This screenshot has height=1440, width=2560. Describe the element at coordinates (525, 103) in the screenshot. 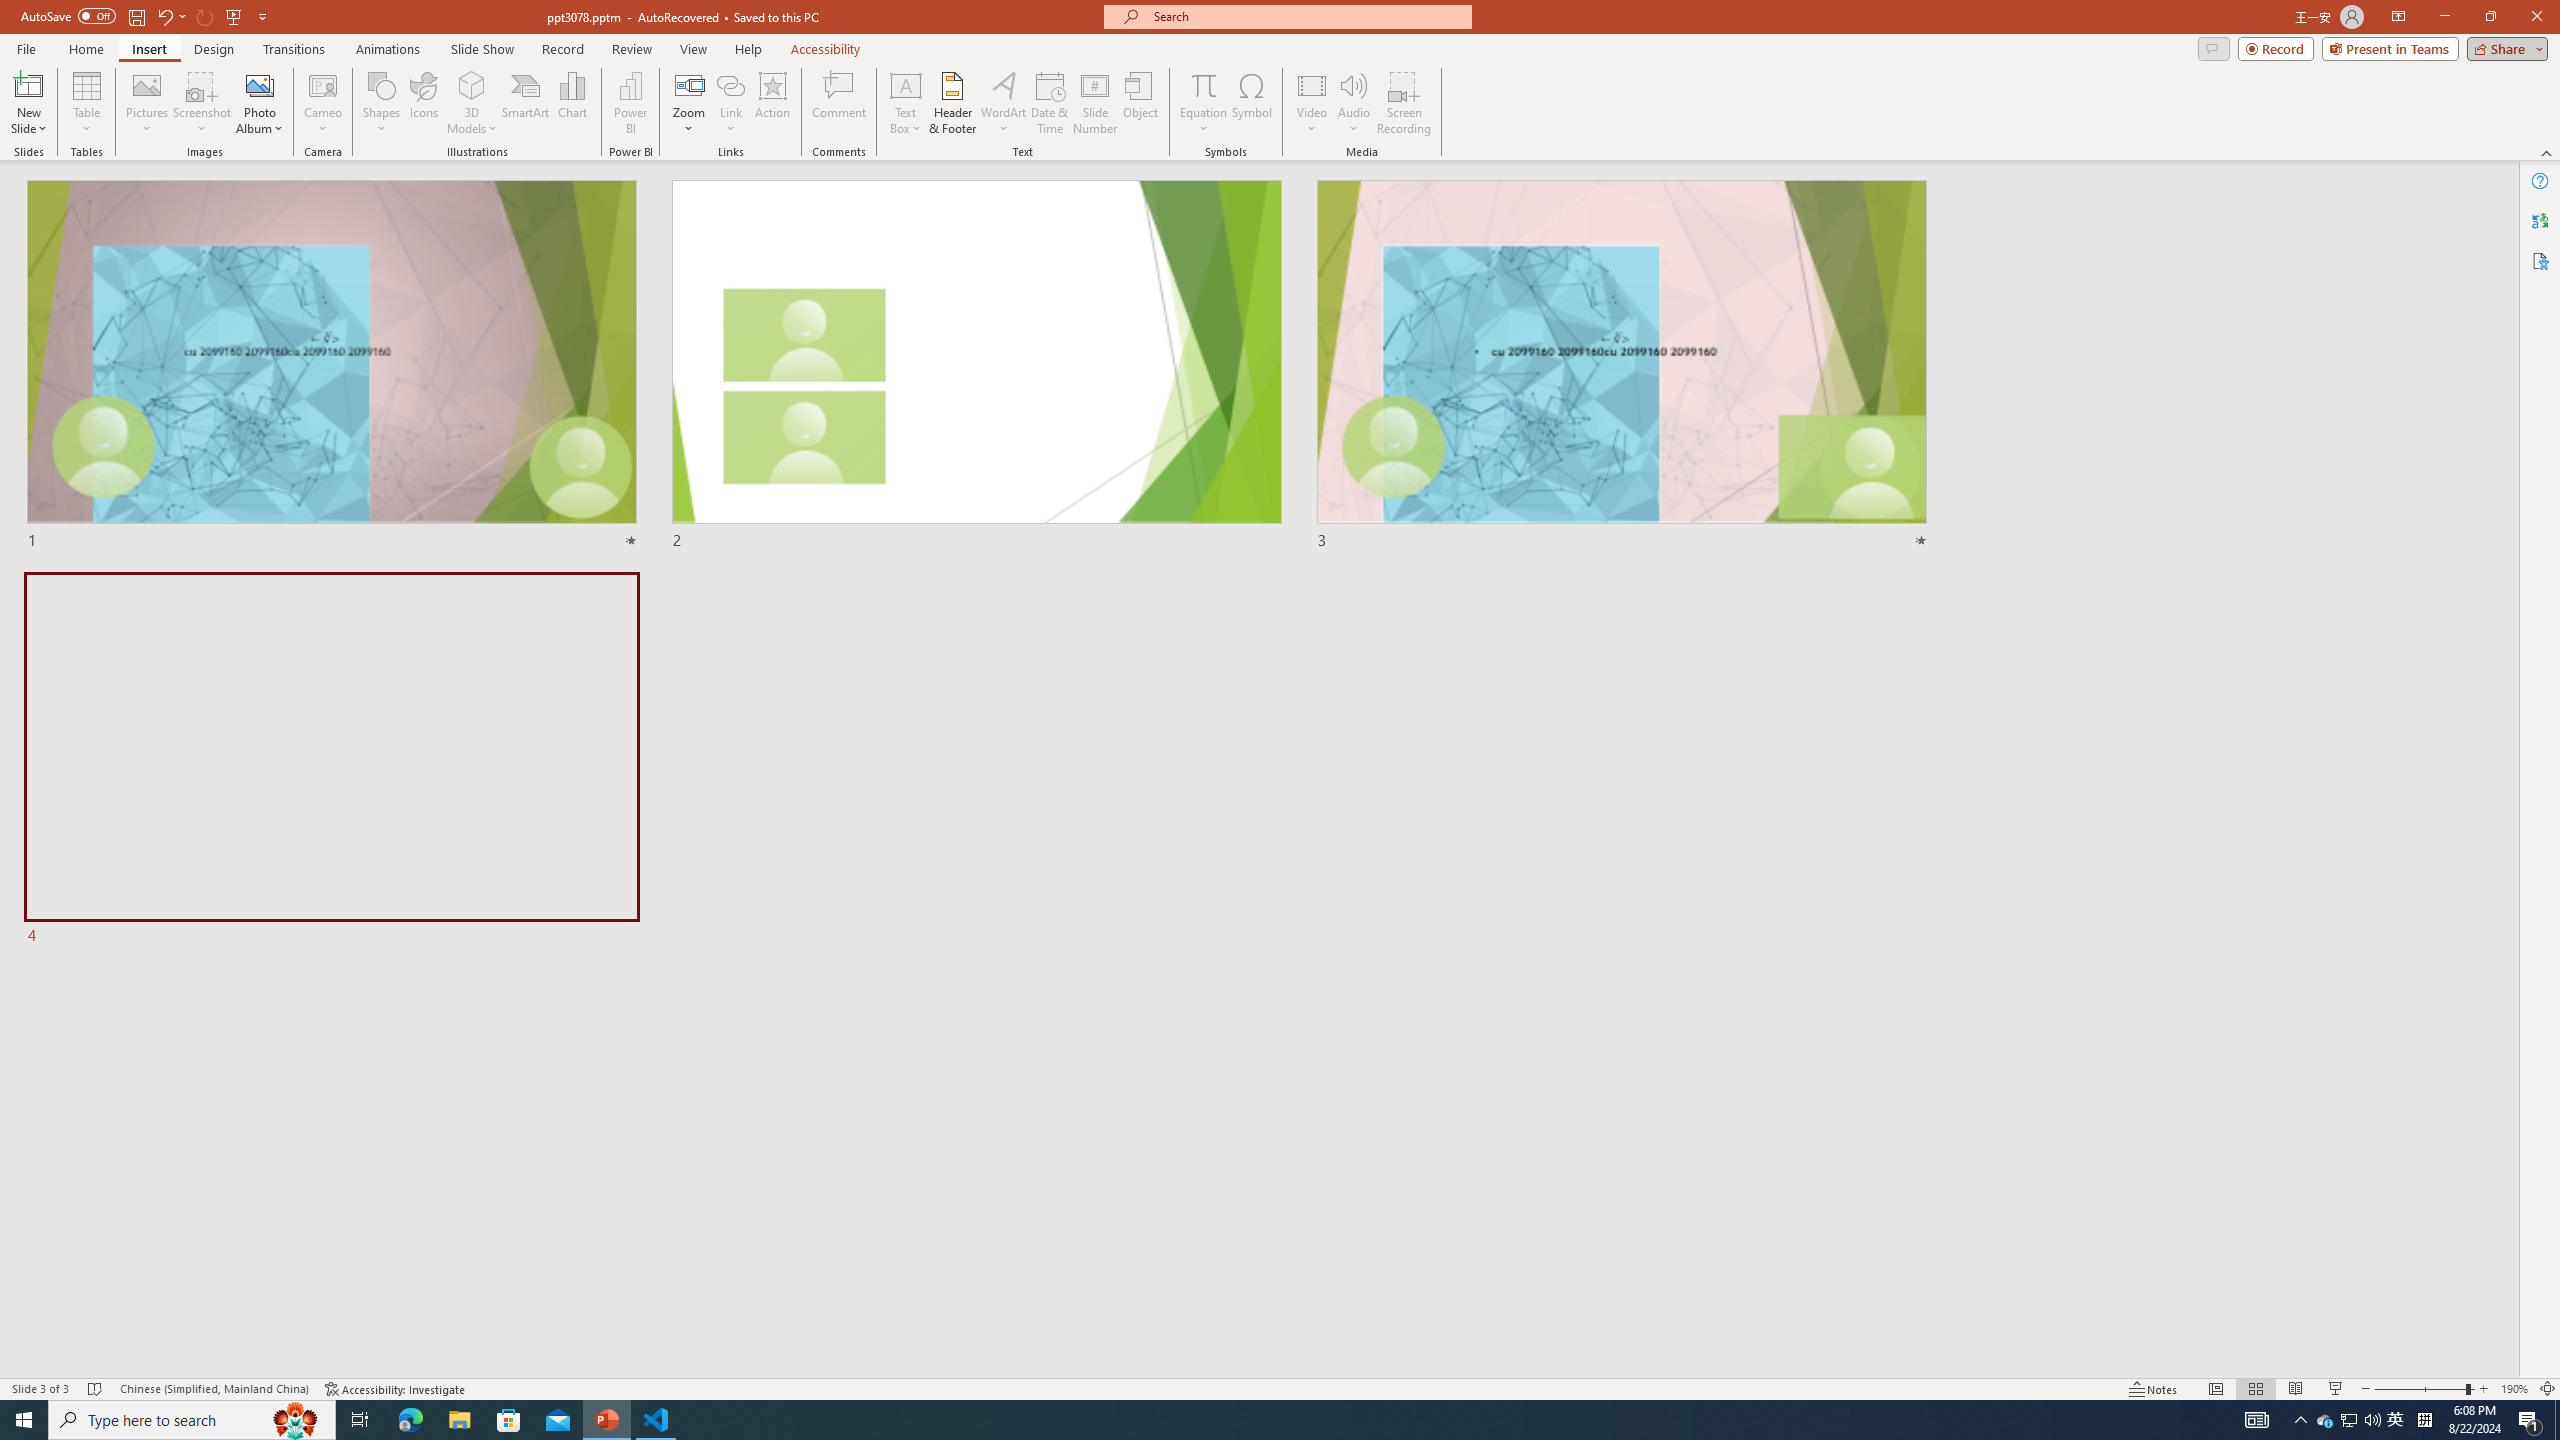

I see `'SmartArt...'` at that location.